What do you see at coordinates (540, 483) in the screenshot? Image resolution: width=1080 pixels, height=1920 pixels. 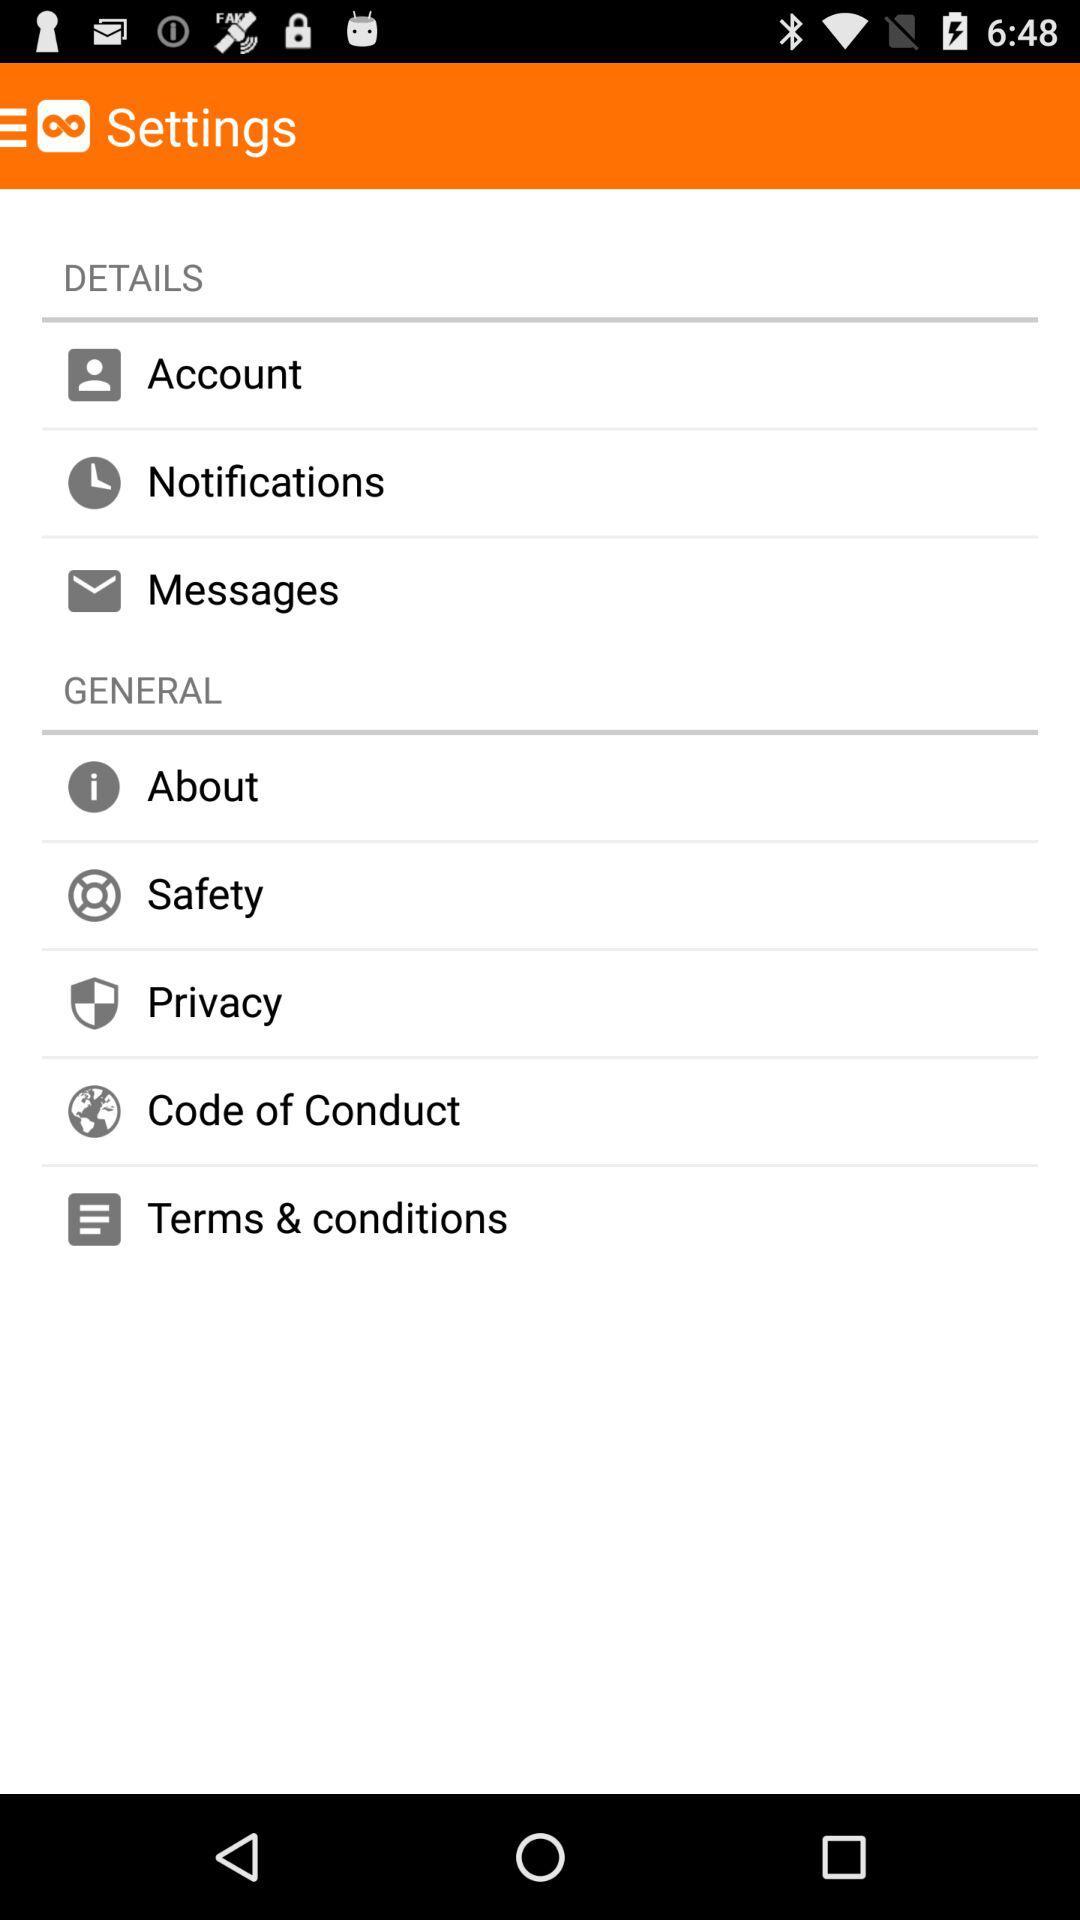 I see `the notifications item` at bounding box center [540, 483].